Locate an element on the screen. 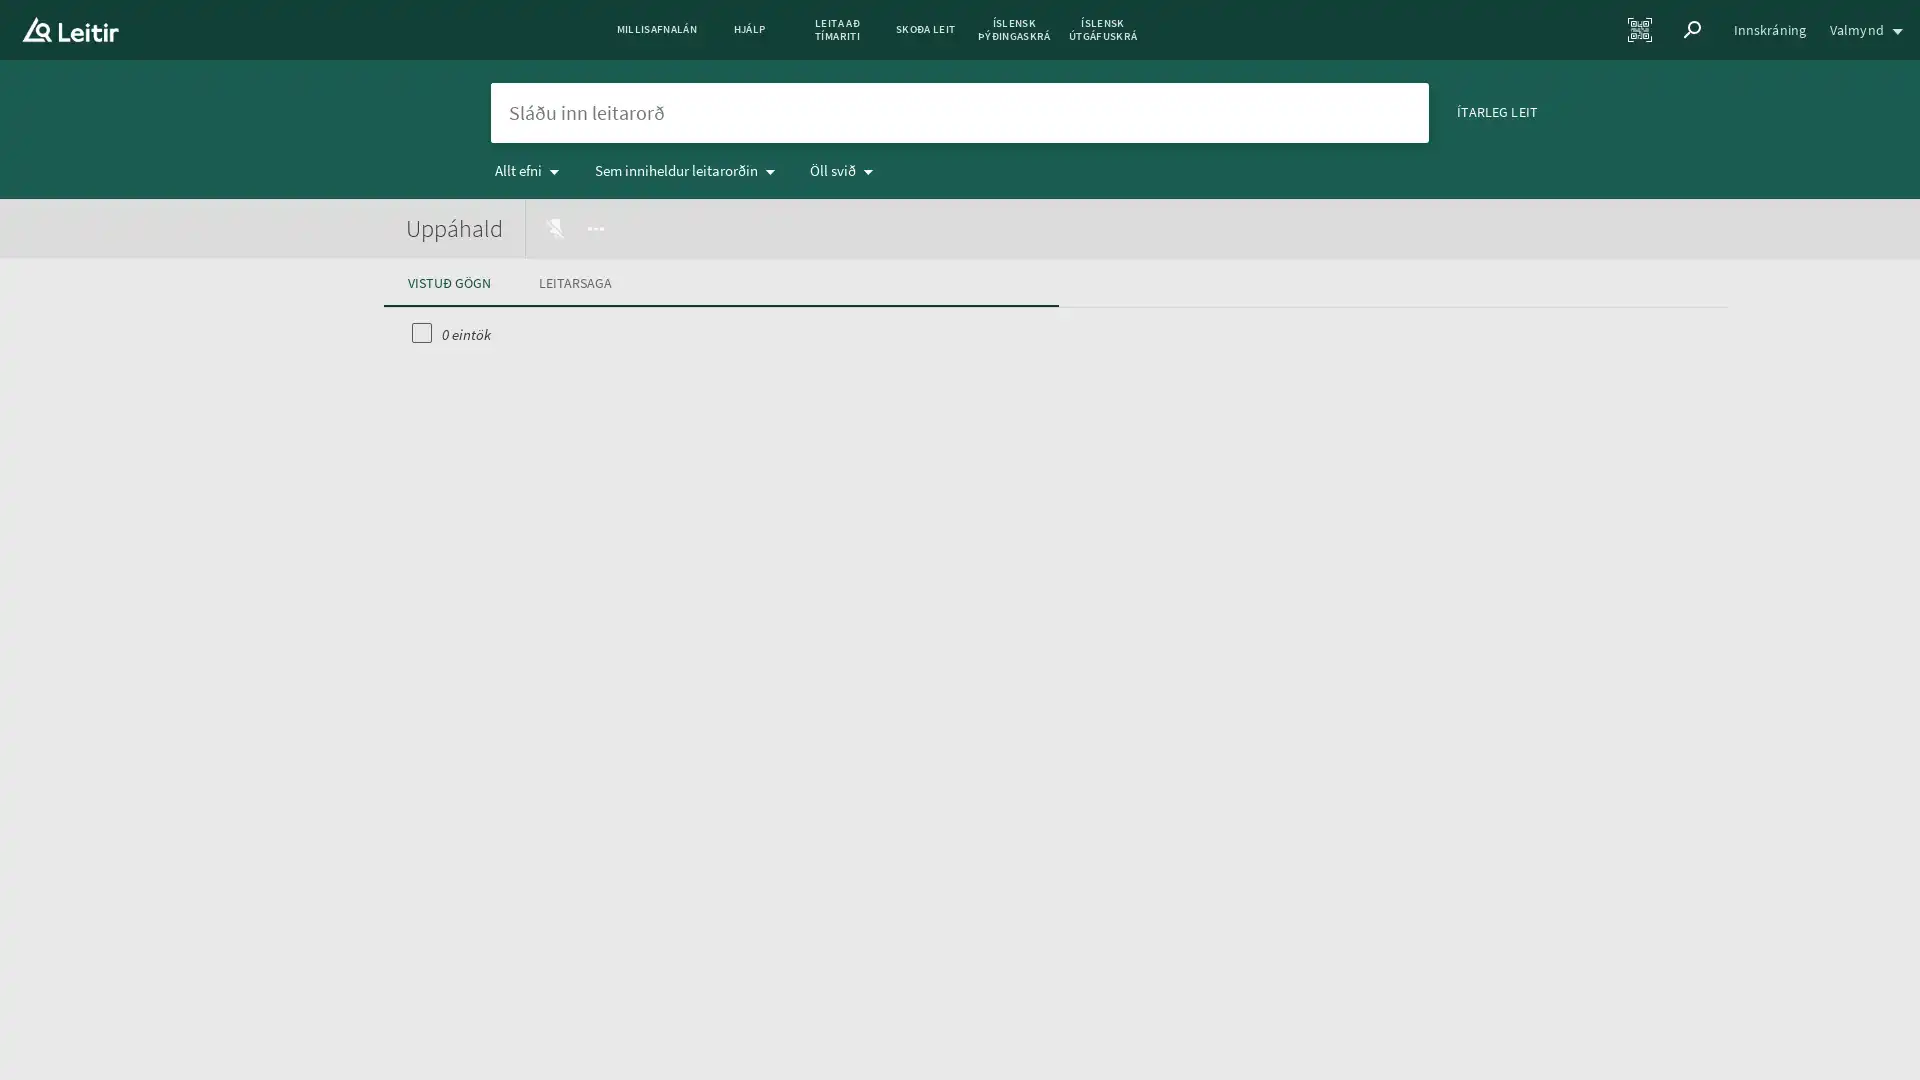  Itarleg leit is located at coordinates (1497, 111).